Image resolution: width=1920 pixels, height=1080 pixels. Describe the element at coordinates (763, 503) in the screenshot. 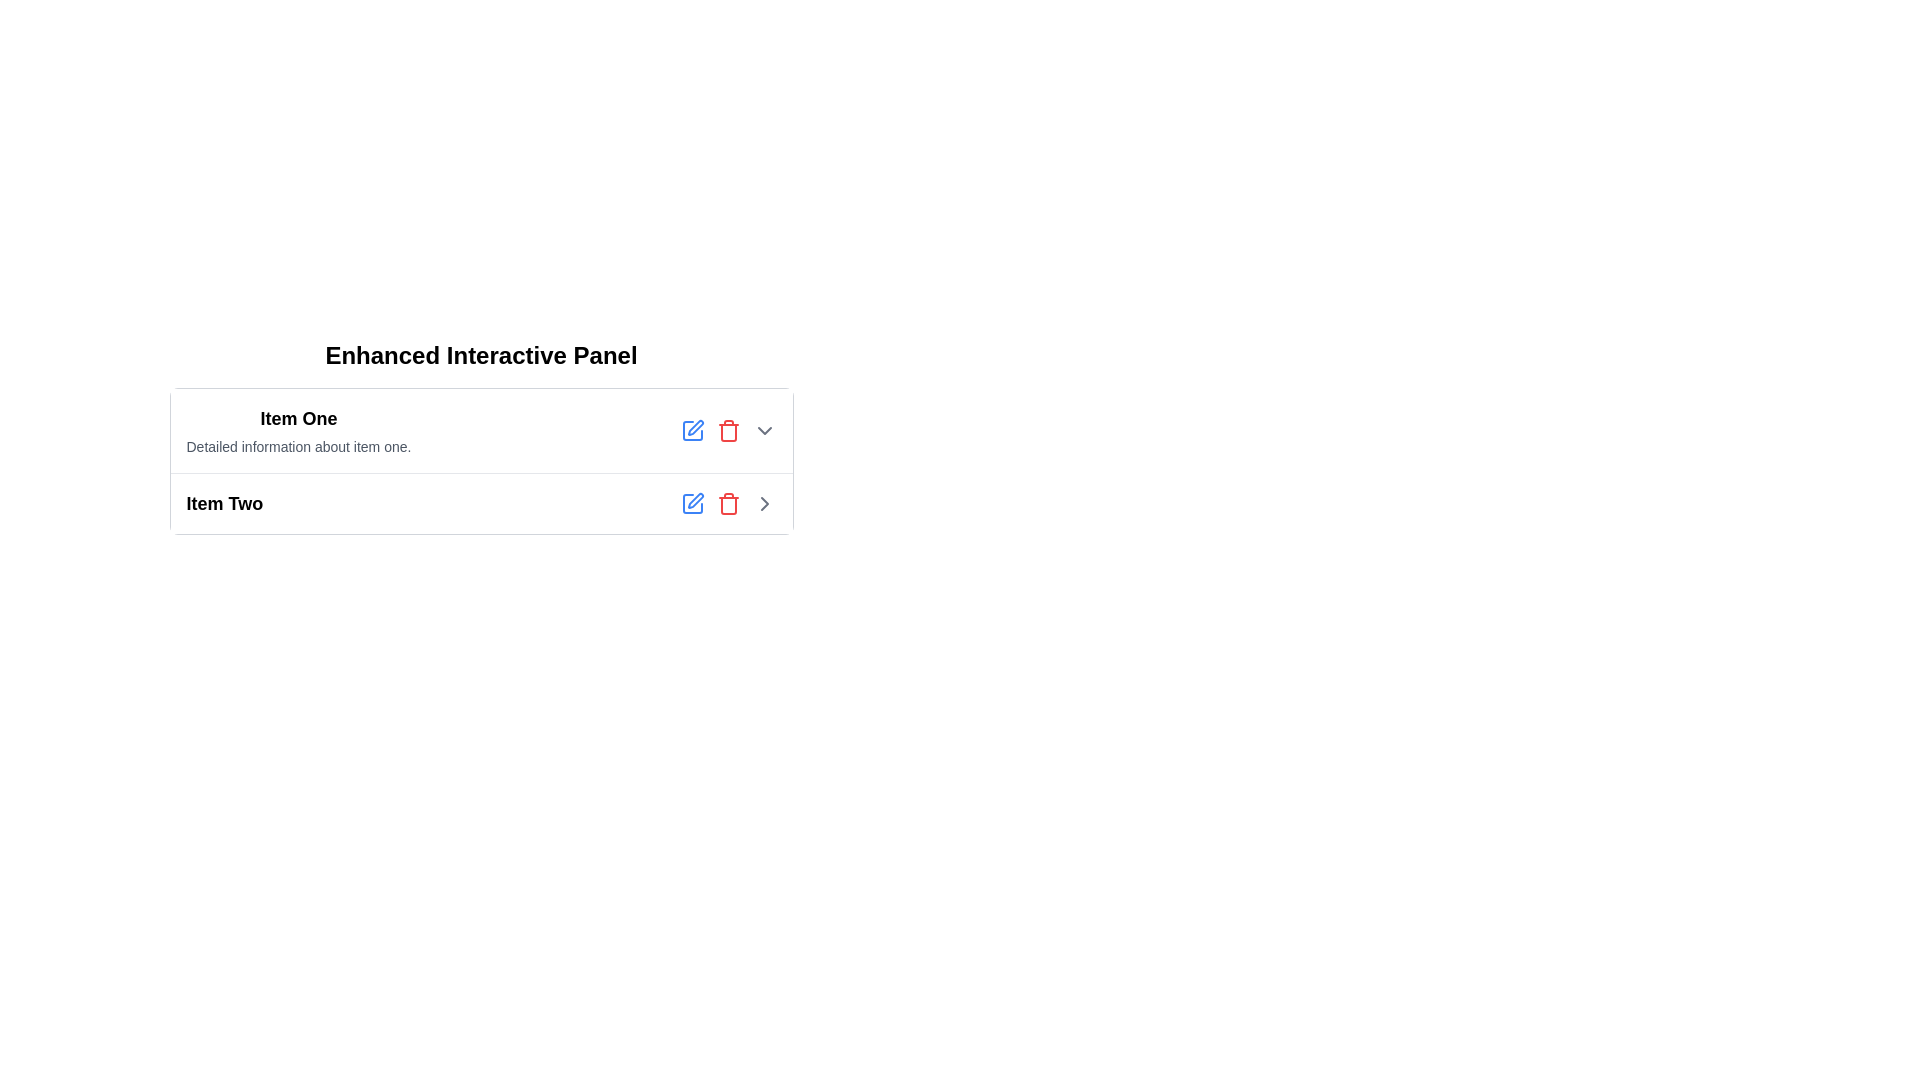

I see `the fourth icon-based button aligned to the rightmost of the row containing 'Item Two'` at that location.